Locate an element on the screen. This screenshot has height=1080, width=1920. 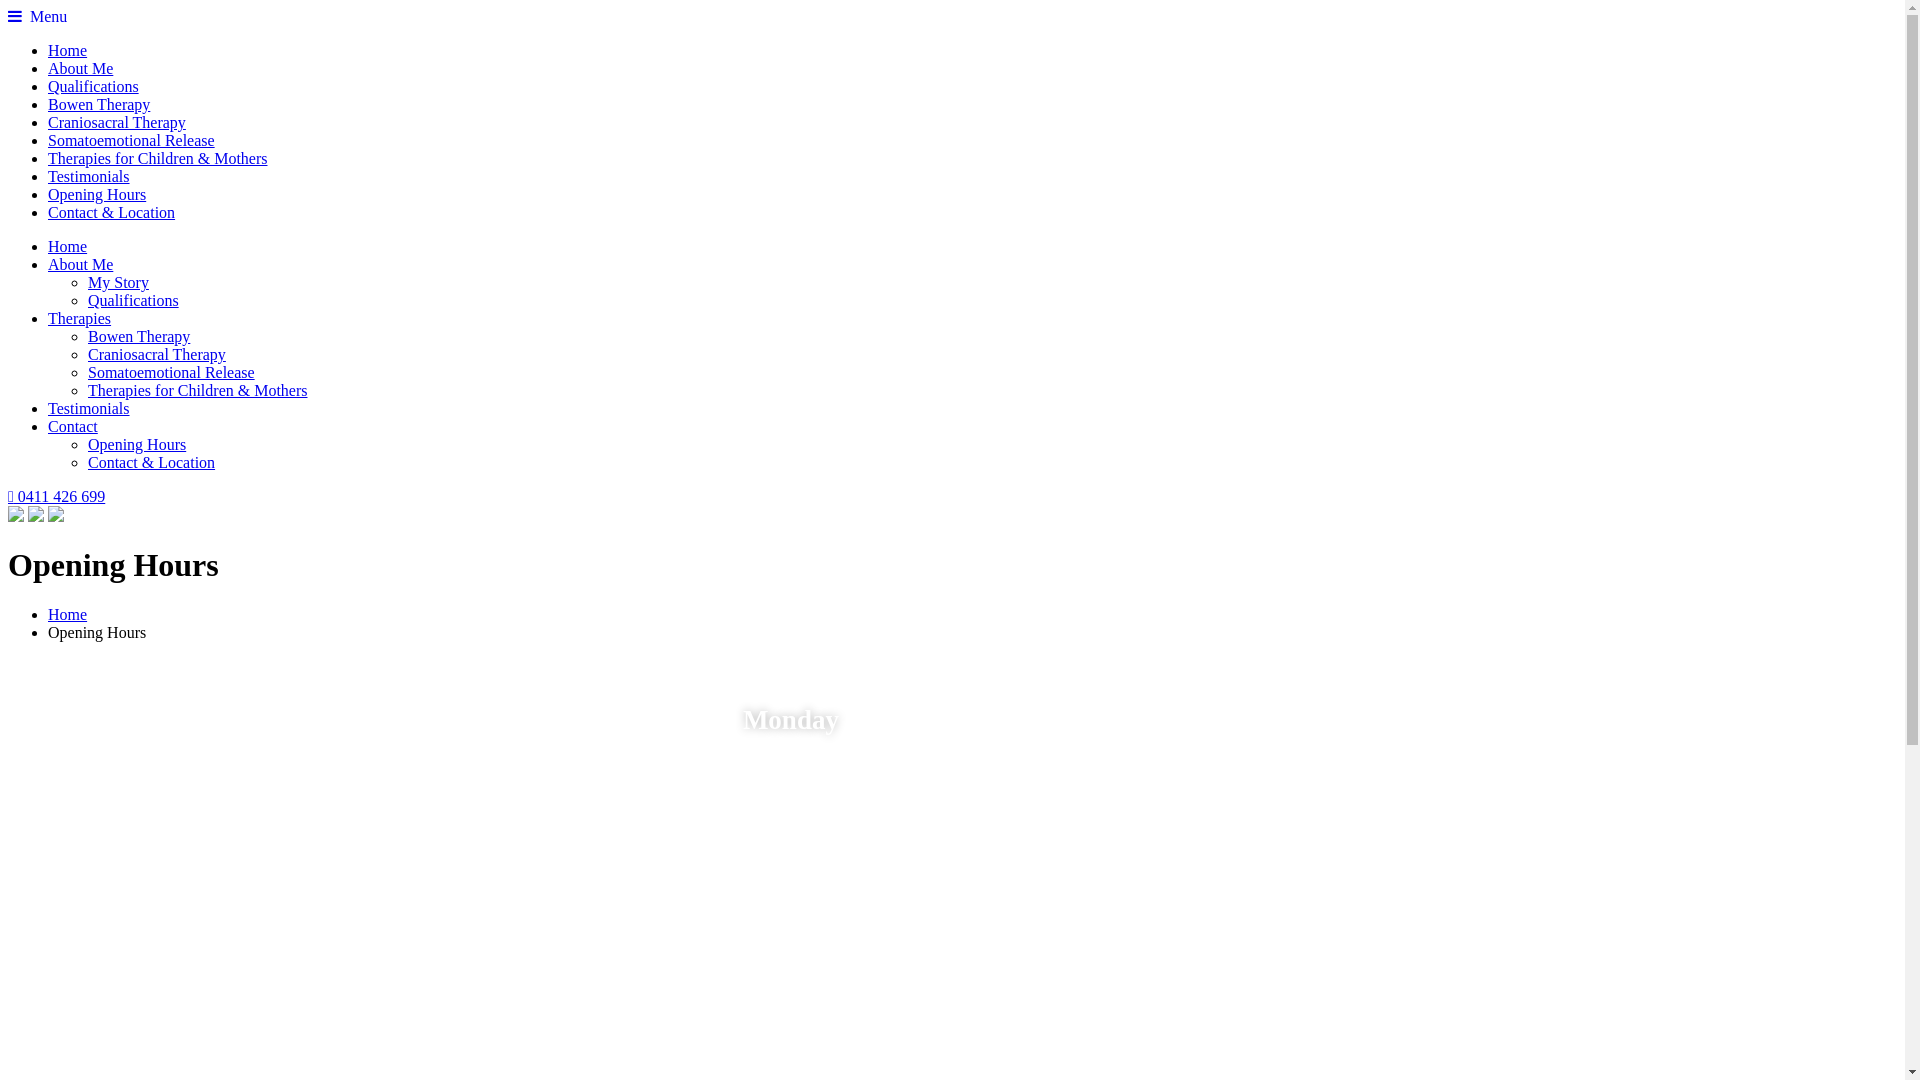
' Menu' is located at coordinates (37, 16).